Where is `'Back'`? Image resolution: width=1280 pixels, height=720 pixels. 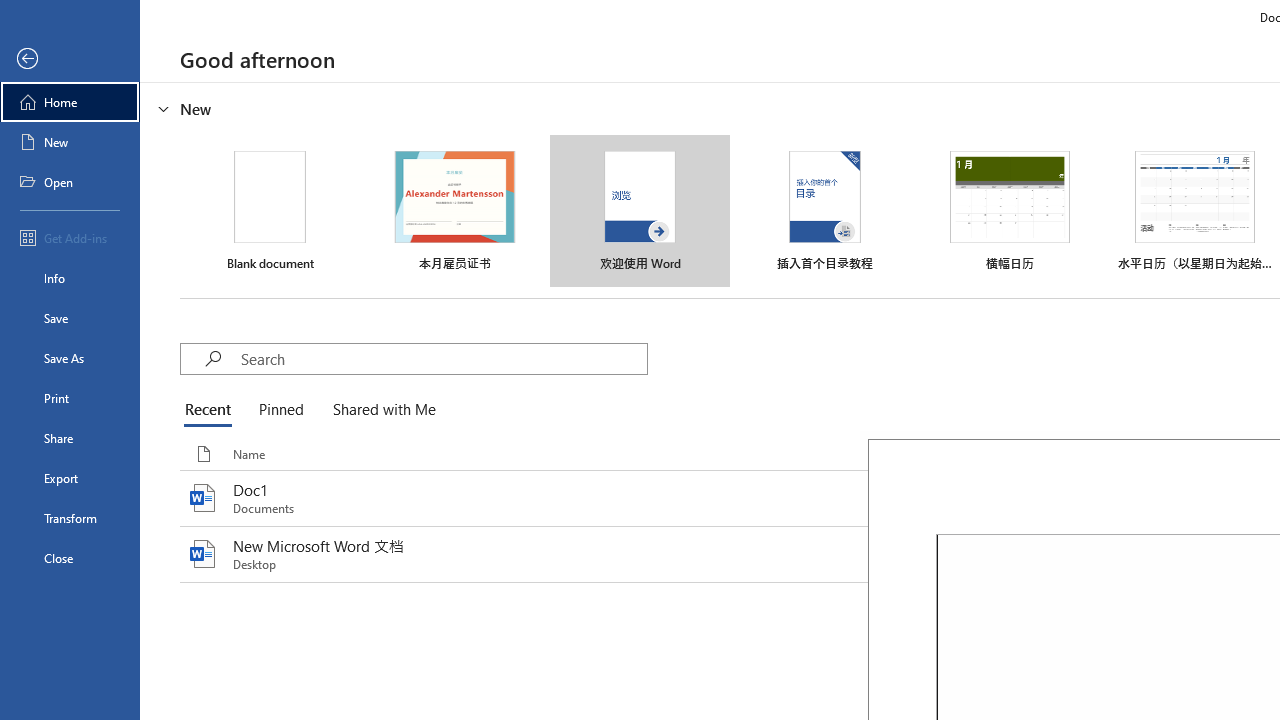 'Back' is located at coordinates (69, 58).